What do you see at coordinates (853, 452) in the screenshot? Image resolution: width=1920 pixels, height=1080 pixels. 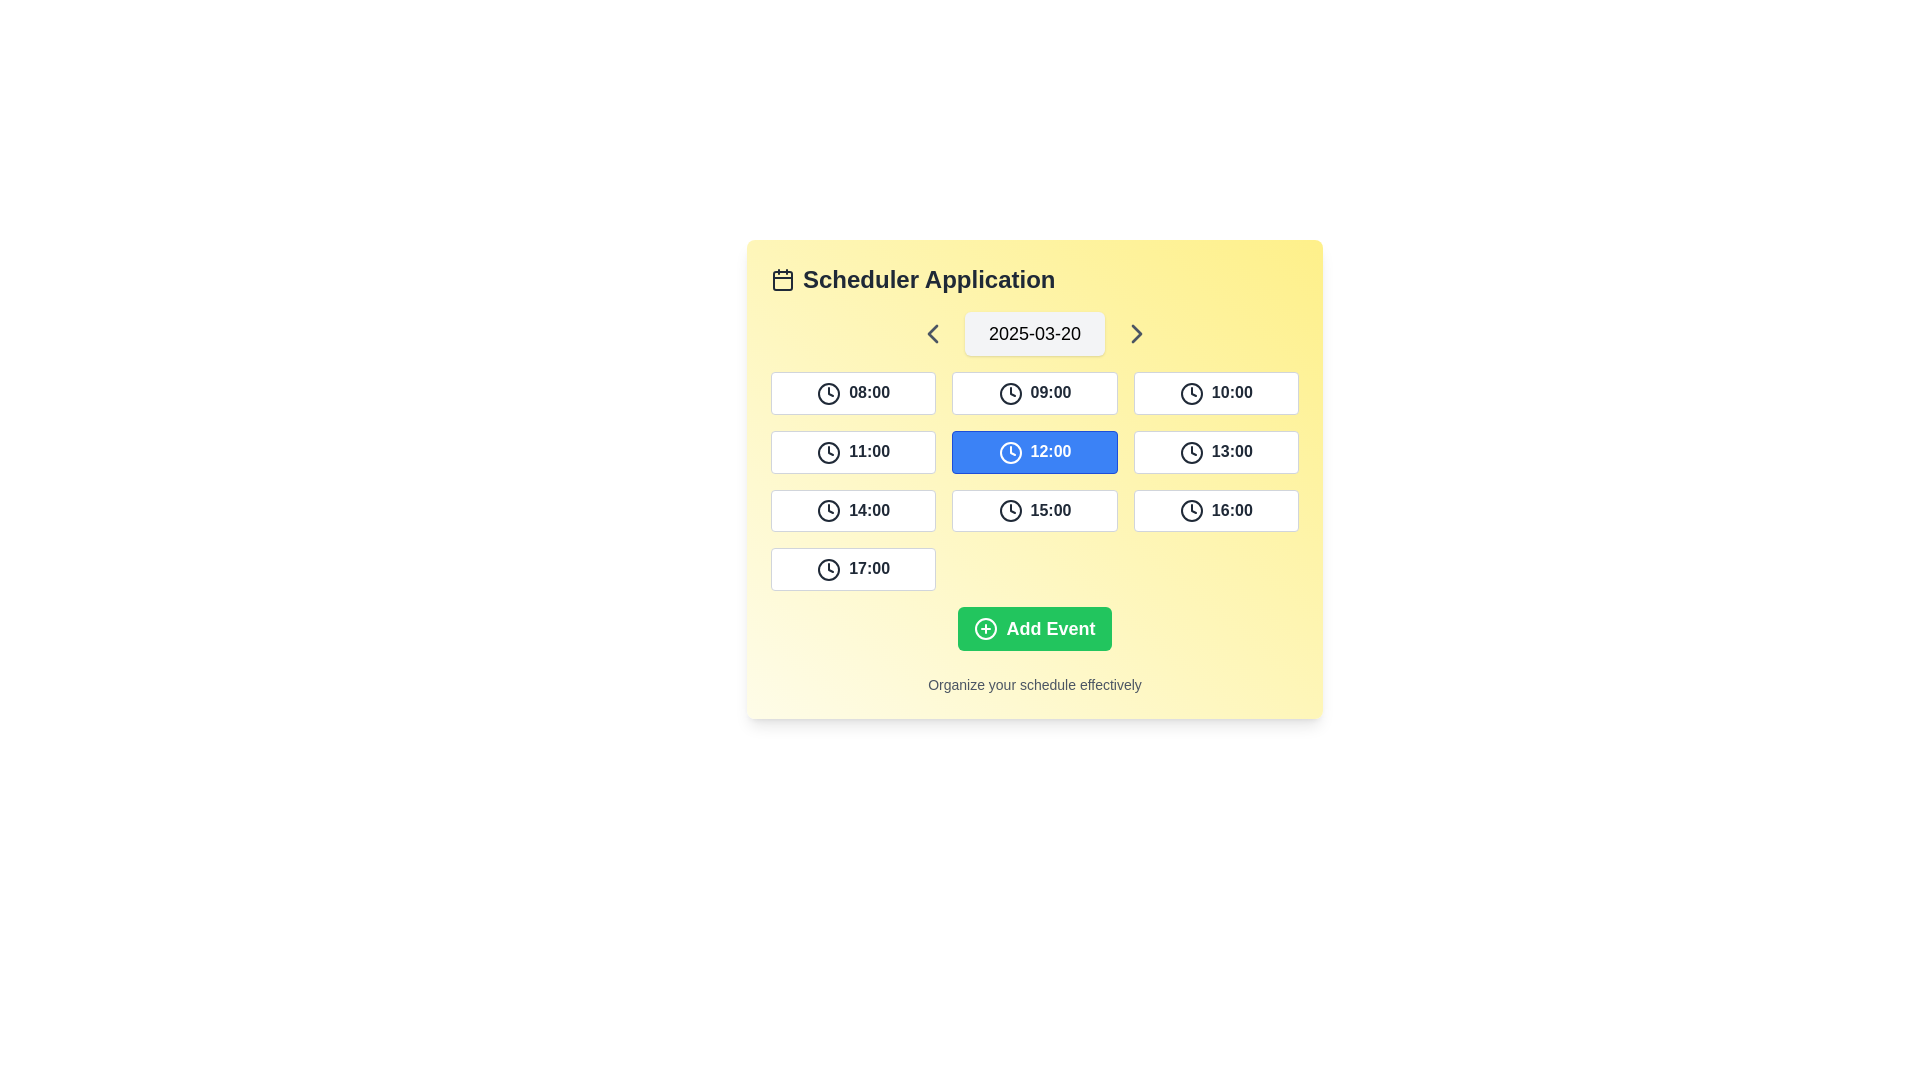 I see `the time slot button labeled '11:00'` at bounding box center [853, 452].